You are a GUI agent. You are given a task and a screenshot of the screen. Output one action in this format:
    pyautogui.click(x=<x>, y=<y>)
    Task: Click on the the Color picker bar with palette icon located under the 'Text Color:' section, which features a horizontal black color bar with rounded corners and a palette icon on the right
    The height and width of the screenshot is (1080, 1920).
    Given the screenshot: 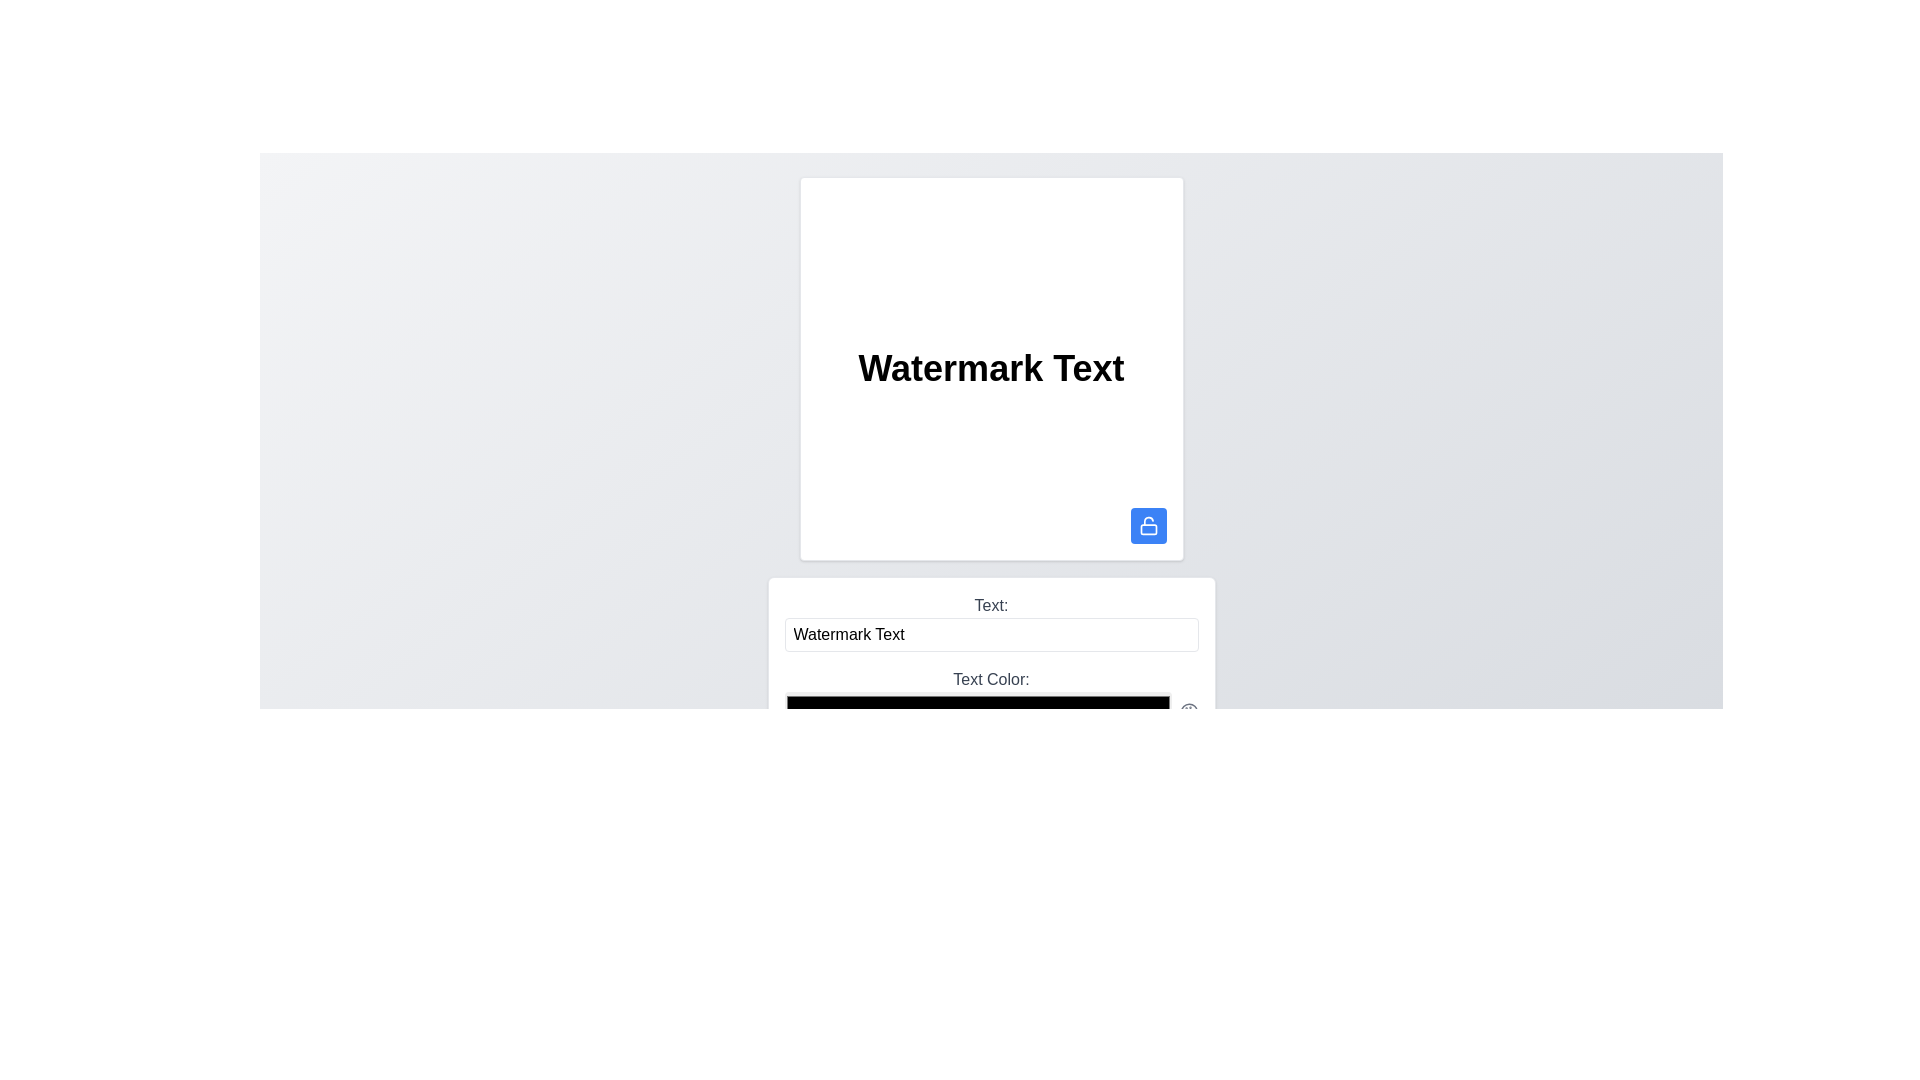 What is the action you would take?
    pyautogui.click(x=991, y=711)
    